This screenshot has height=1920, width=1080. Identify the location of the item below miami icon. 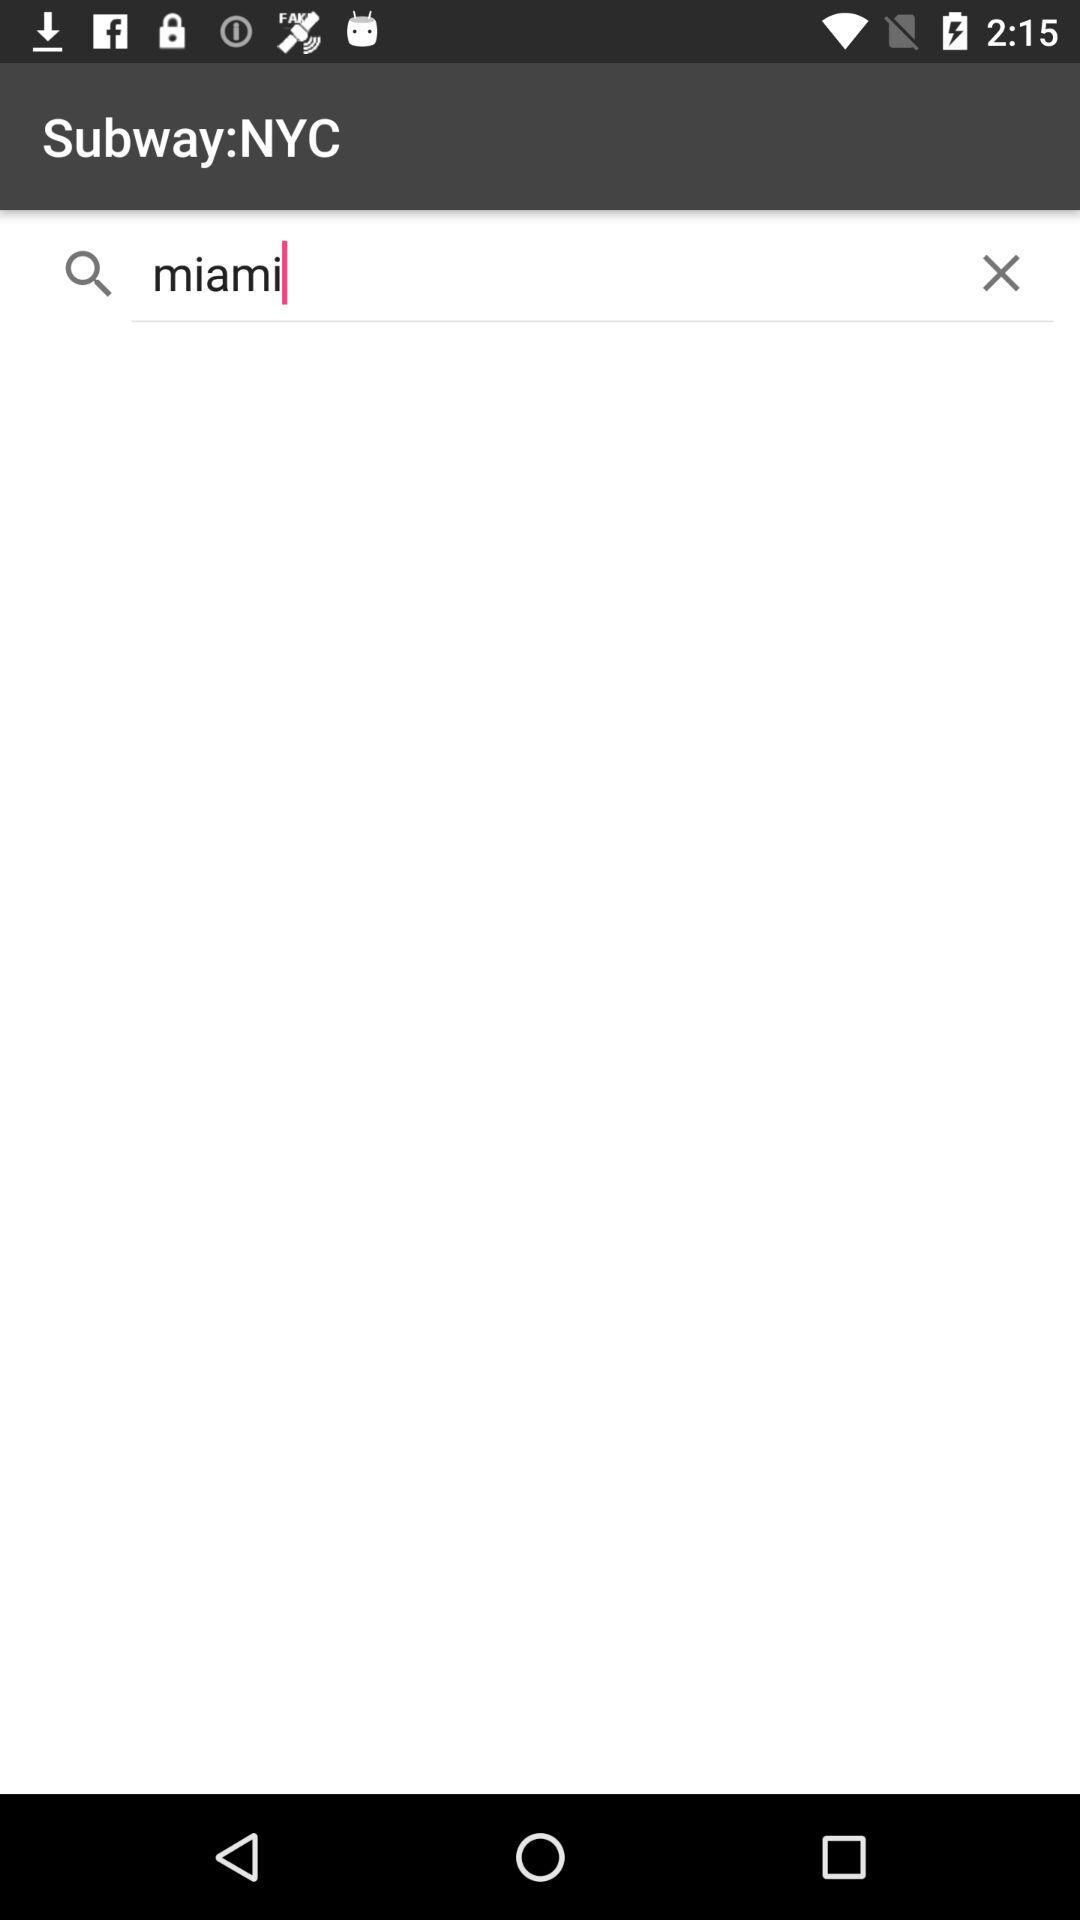
(540, 1065).